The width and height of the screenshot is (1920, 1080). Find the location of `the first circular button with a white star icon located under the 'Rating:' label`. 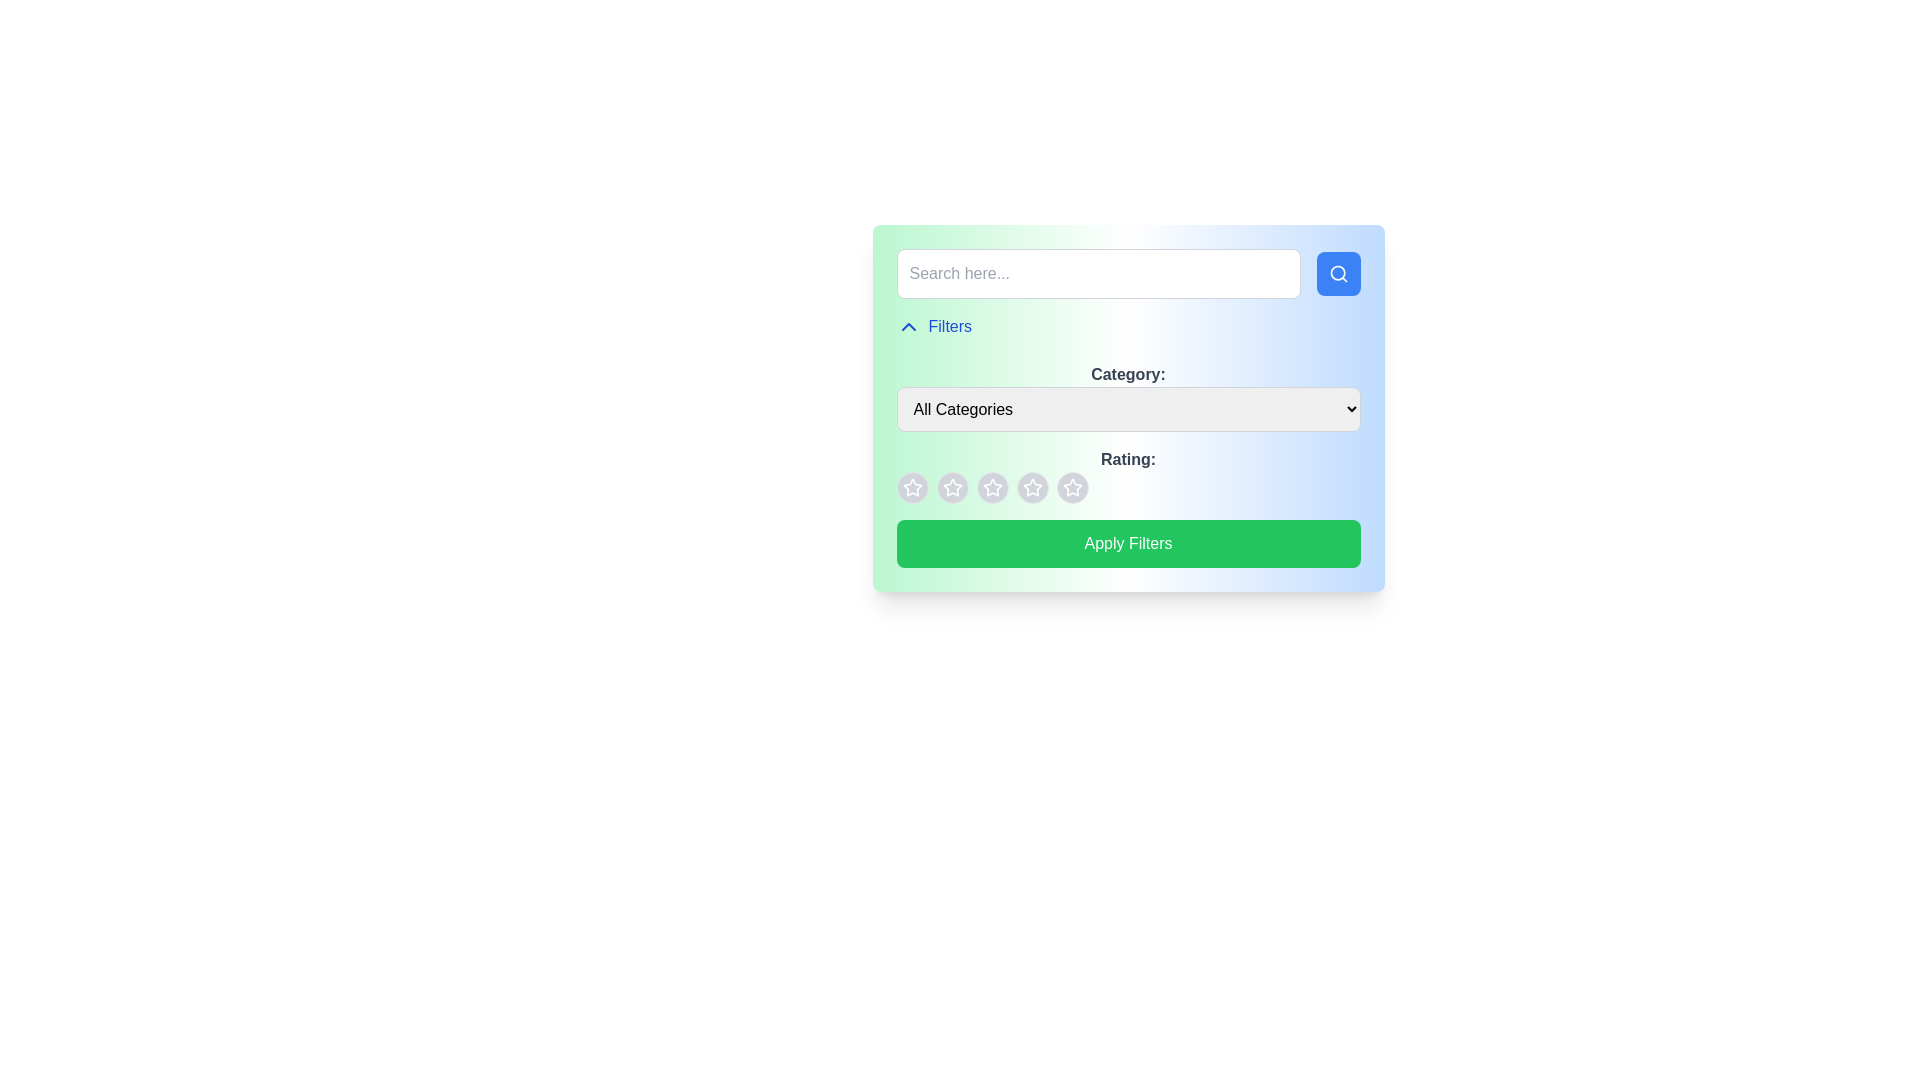

the first circular button with a white star icon located under the 'Rating:' label is located at coordinates (911, 488).